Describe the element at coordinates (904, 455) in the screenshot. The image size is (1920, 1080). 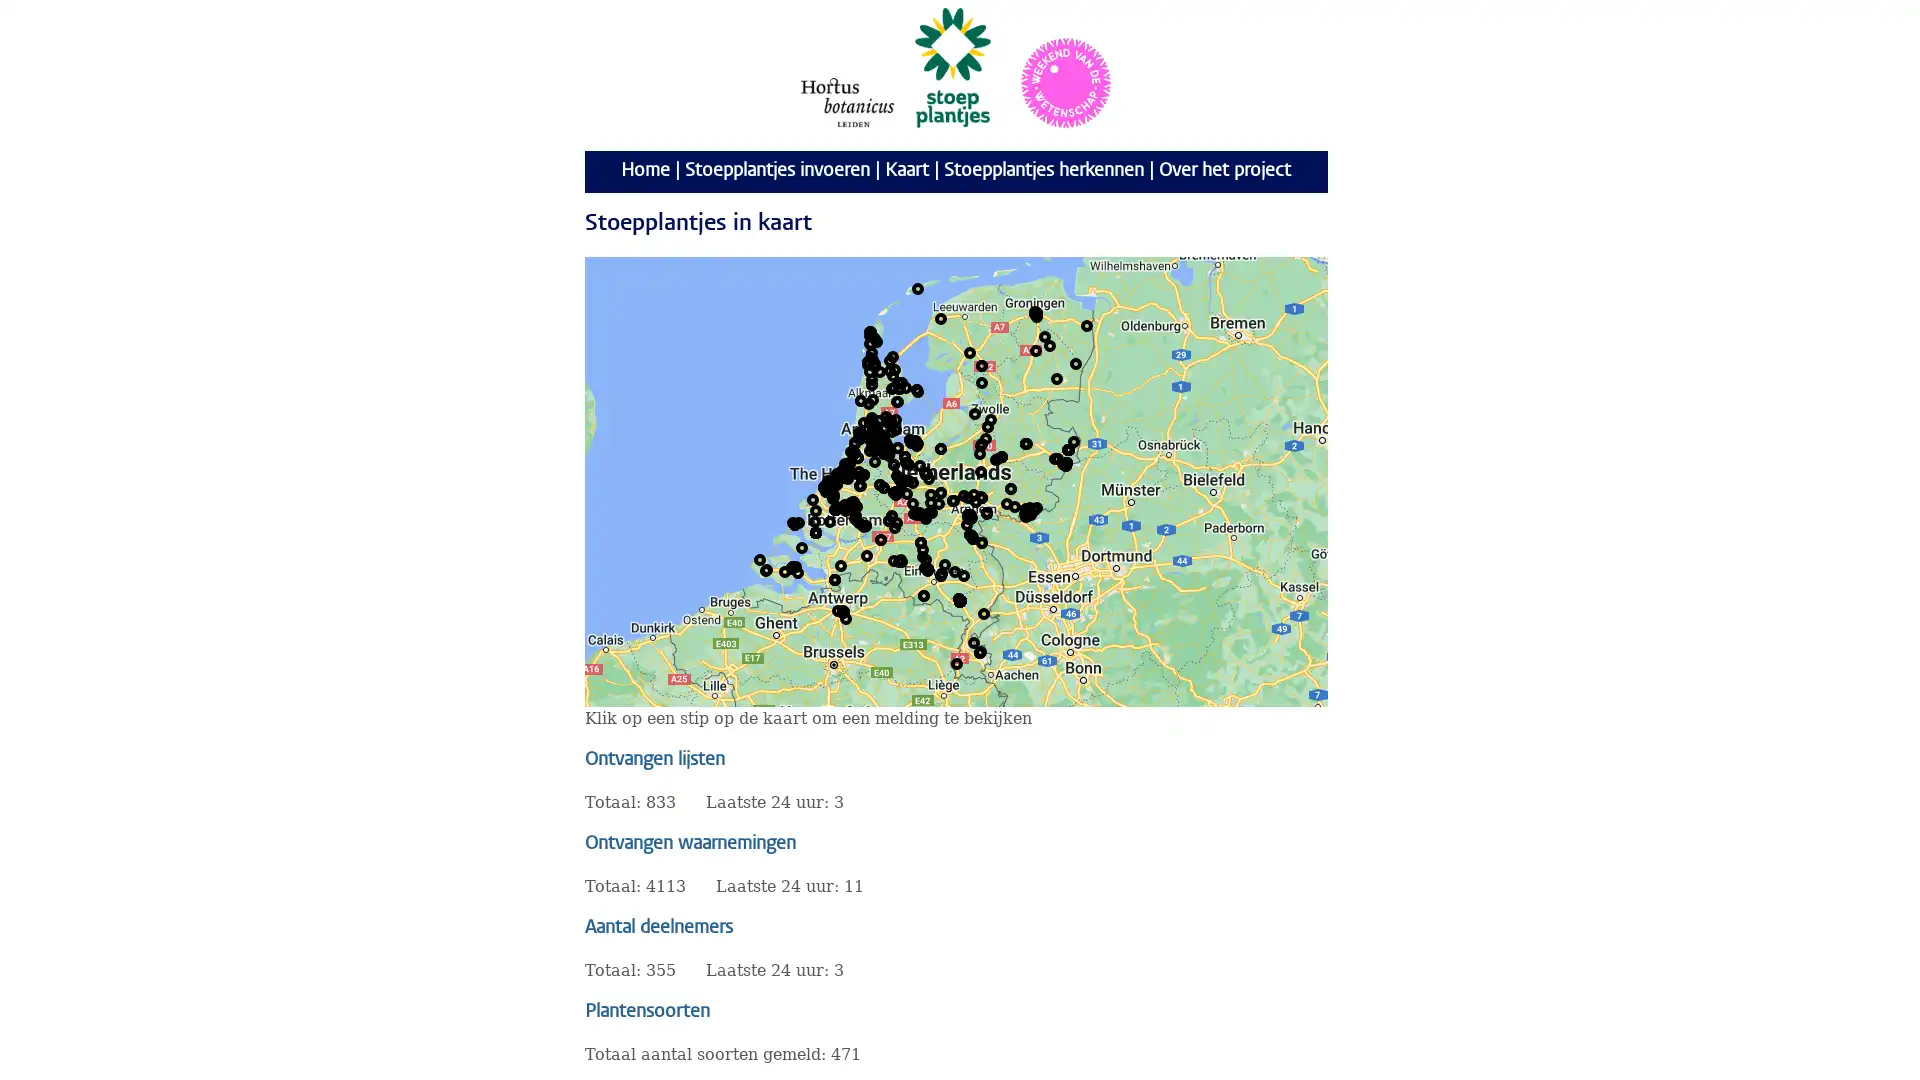
I see `Telling van Jaap CB op 24 oktober 2021` at that location.